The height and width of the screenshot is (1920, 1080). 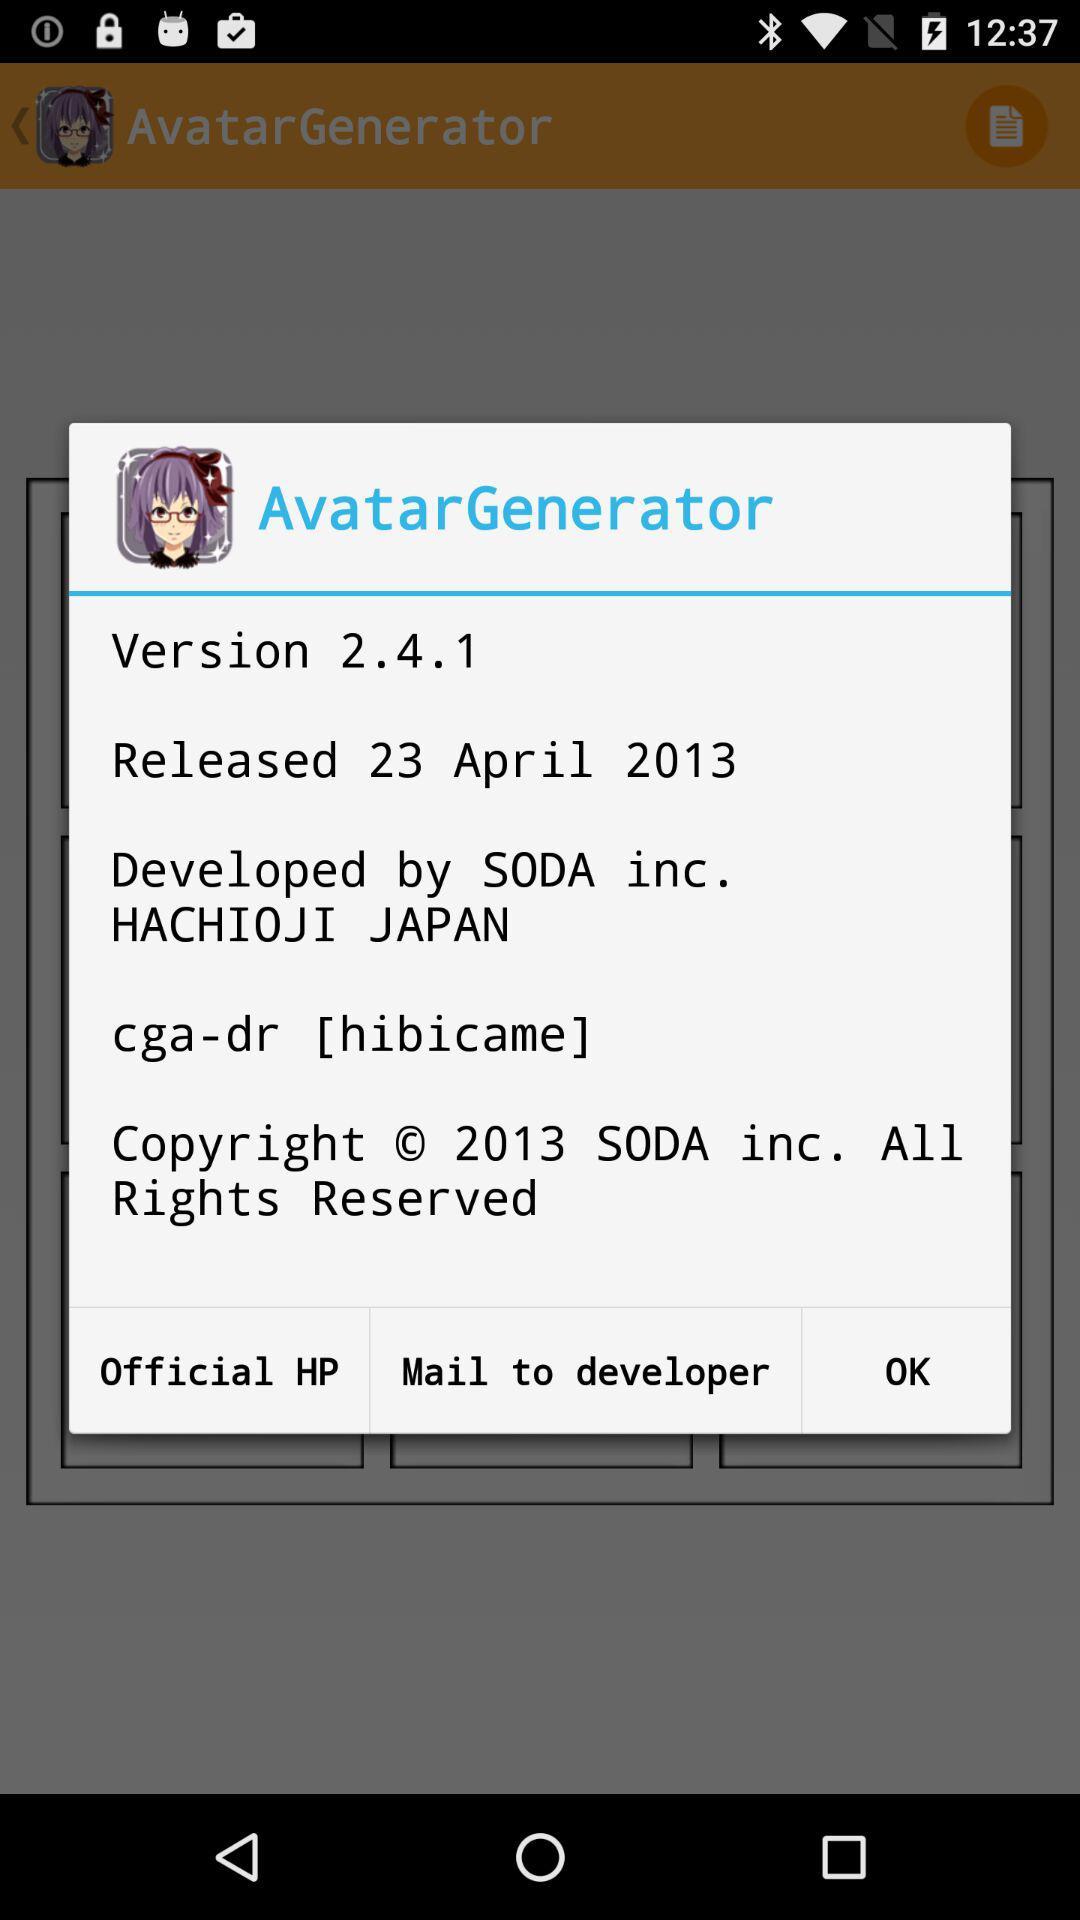 I want to click on the item to the left of the ok, so click(x=585, y=1370).